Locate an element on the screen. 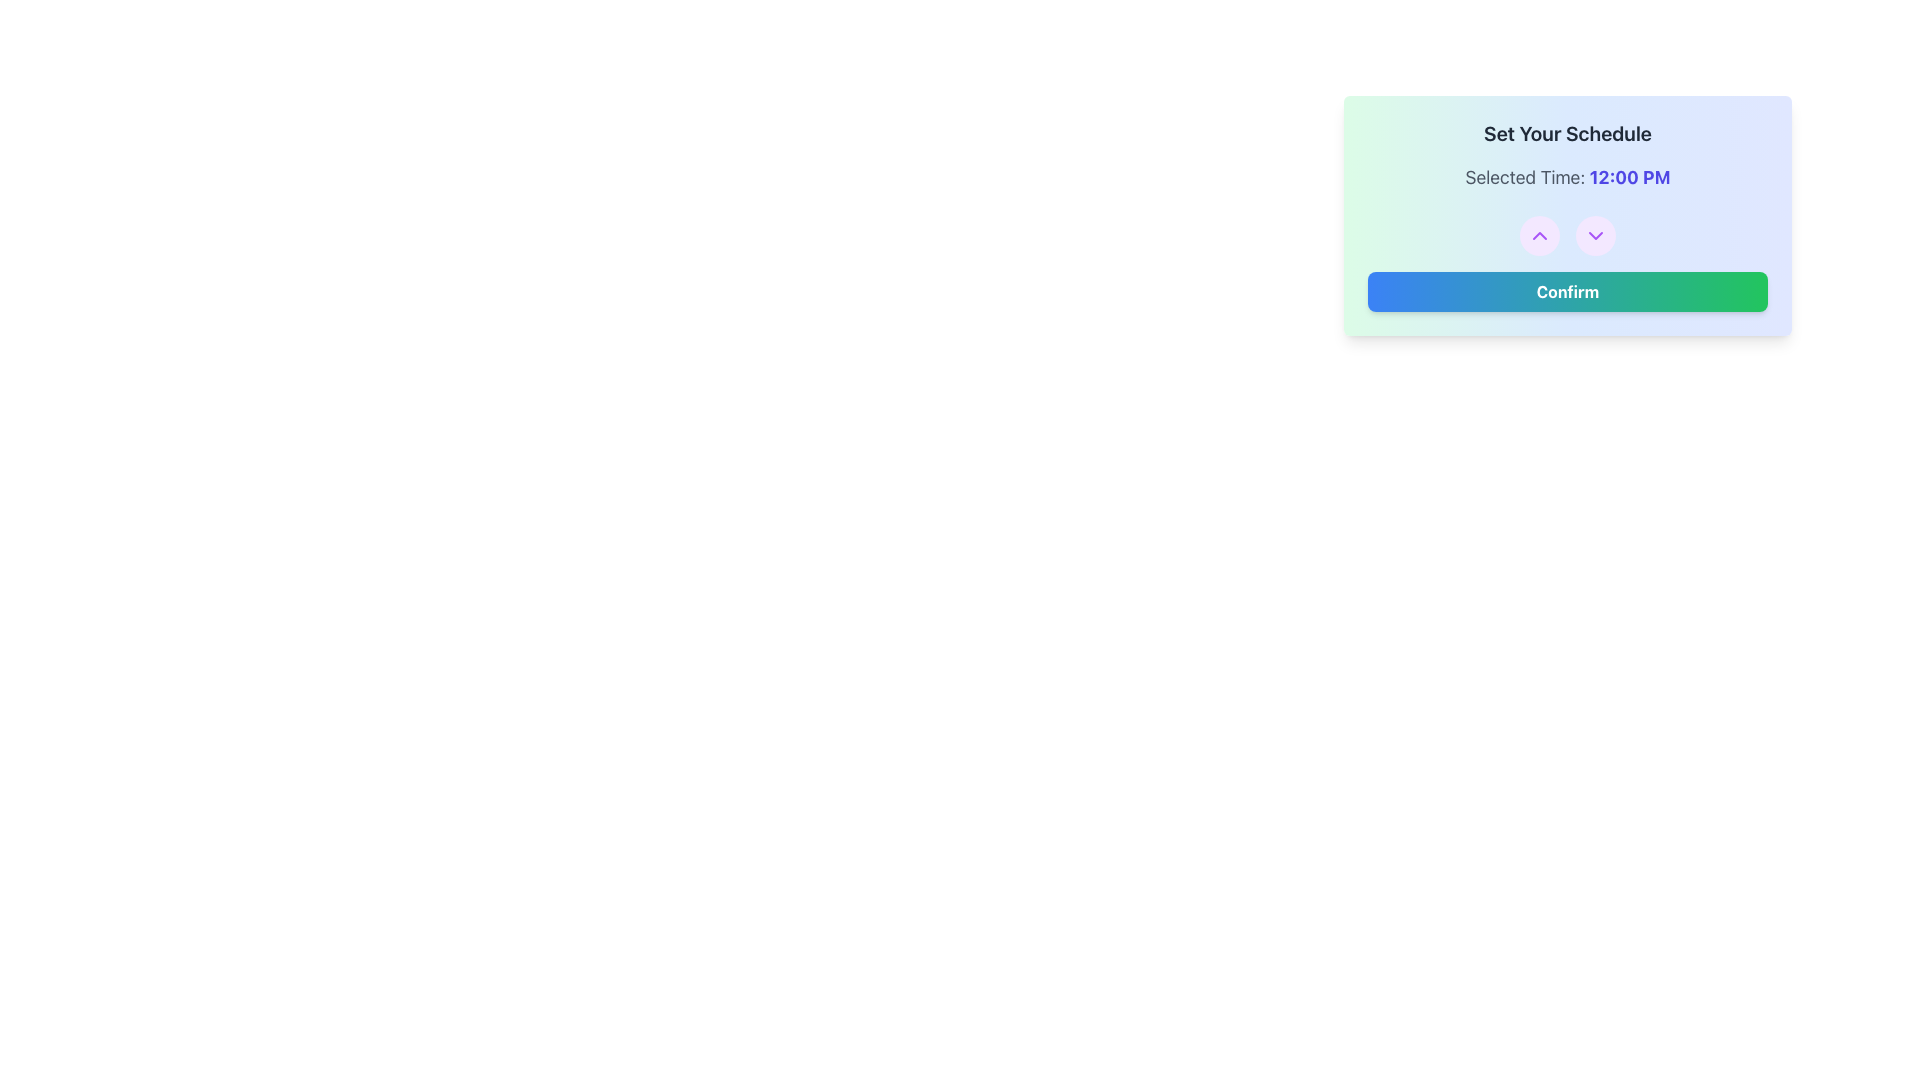  the increment time button located centrally beneath the selected time label, positioned to the left of the downward-facing chevron button is located at coordinates (1539, 234).